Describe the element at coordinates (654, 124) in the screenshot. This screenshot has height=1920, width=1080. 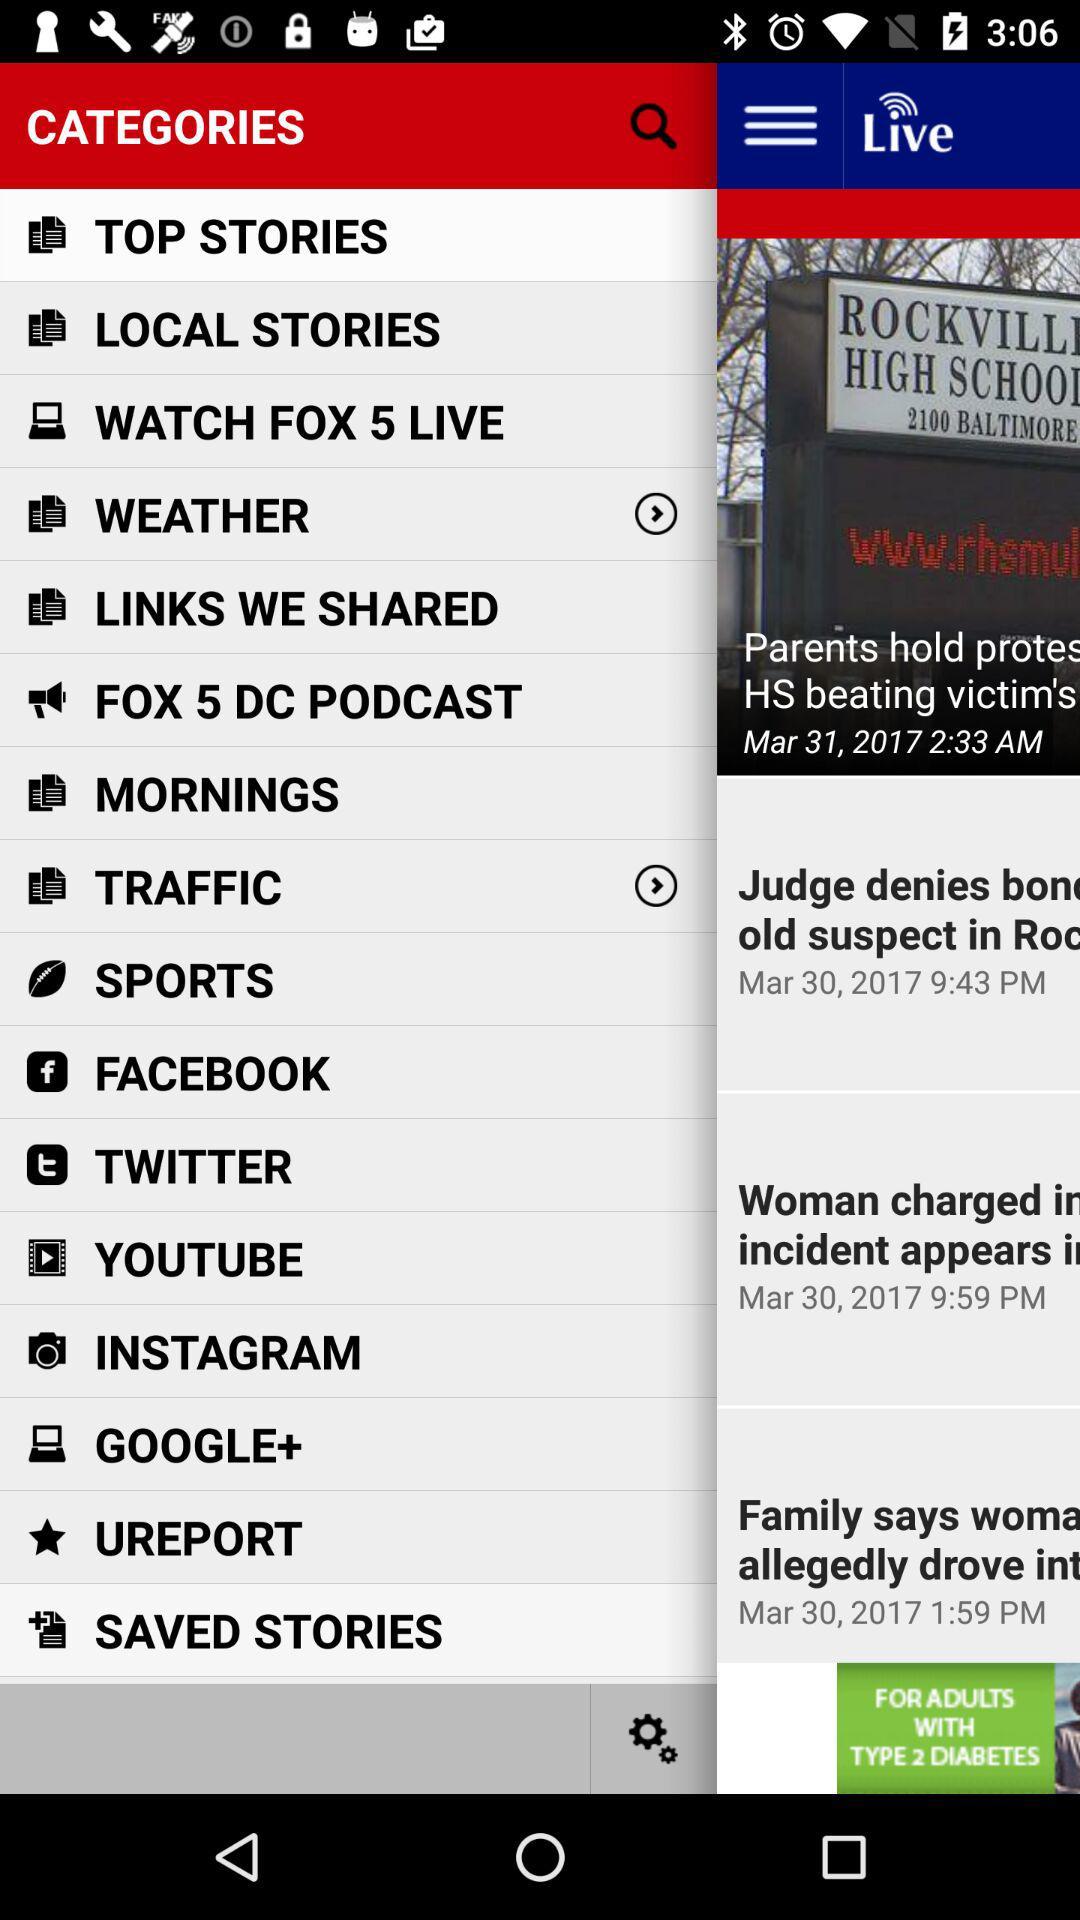
I see `seaching the button` at that location.